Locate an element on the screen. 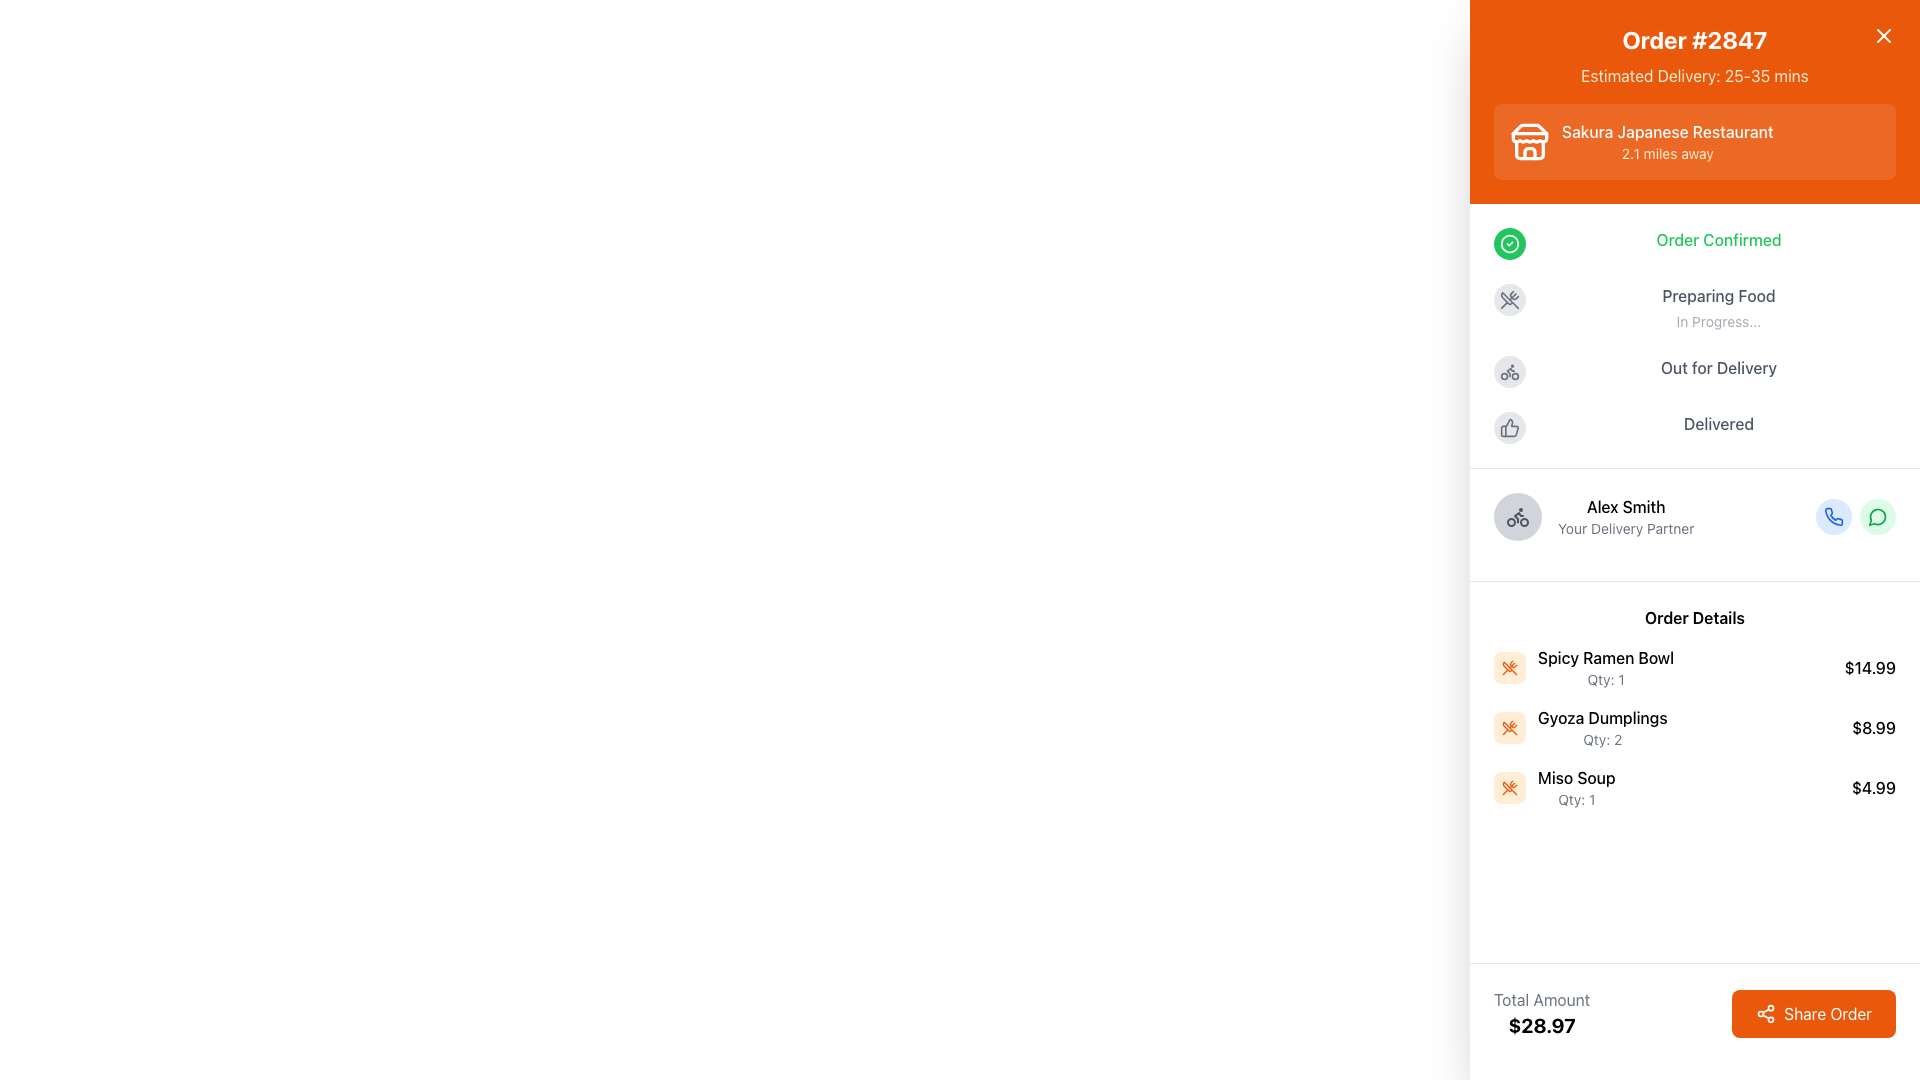 This screenshot has height=1080, width=1920. the text label that displays the quantity of 'Gyoza Dumplings' in the 'Order Details' section, which is located under the 'Gyoza Dumplings' title is located at coordinates (1602, 740).